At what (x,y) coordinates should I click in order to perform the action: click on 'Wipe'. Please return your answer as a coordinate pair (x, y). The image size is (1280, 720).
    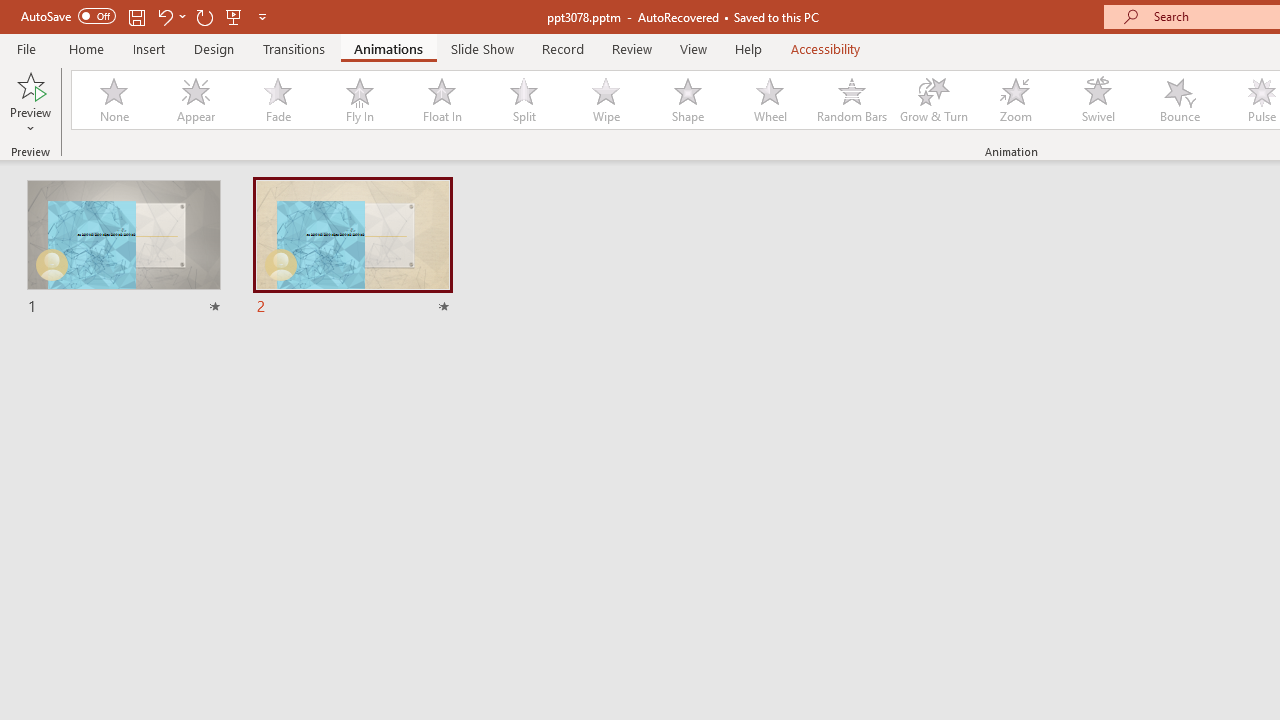
    Looking at the image, I should click on (604, 100).